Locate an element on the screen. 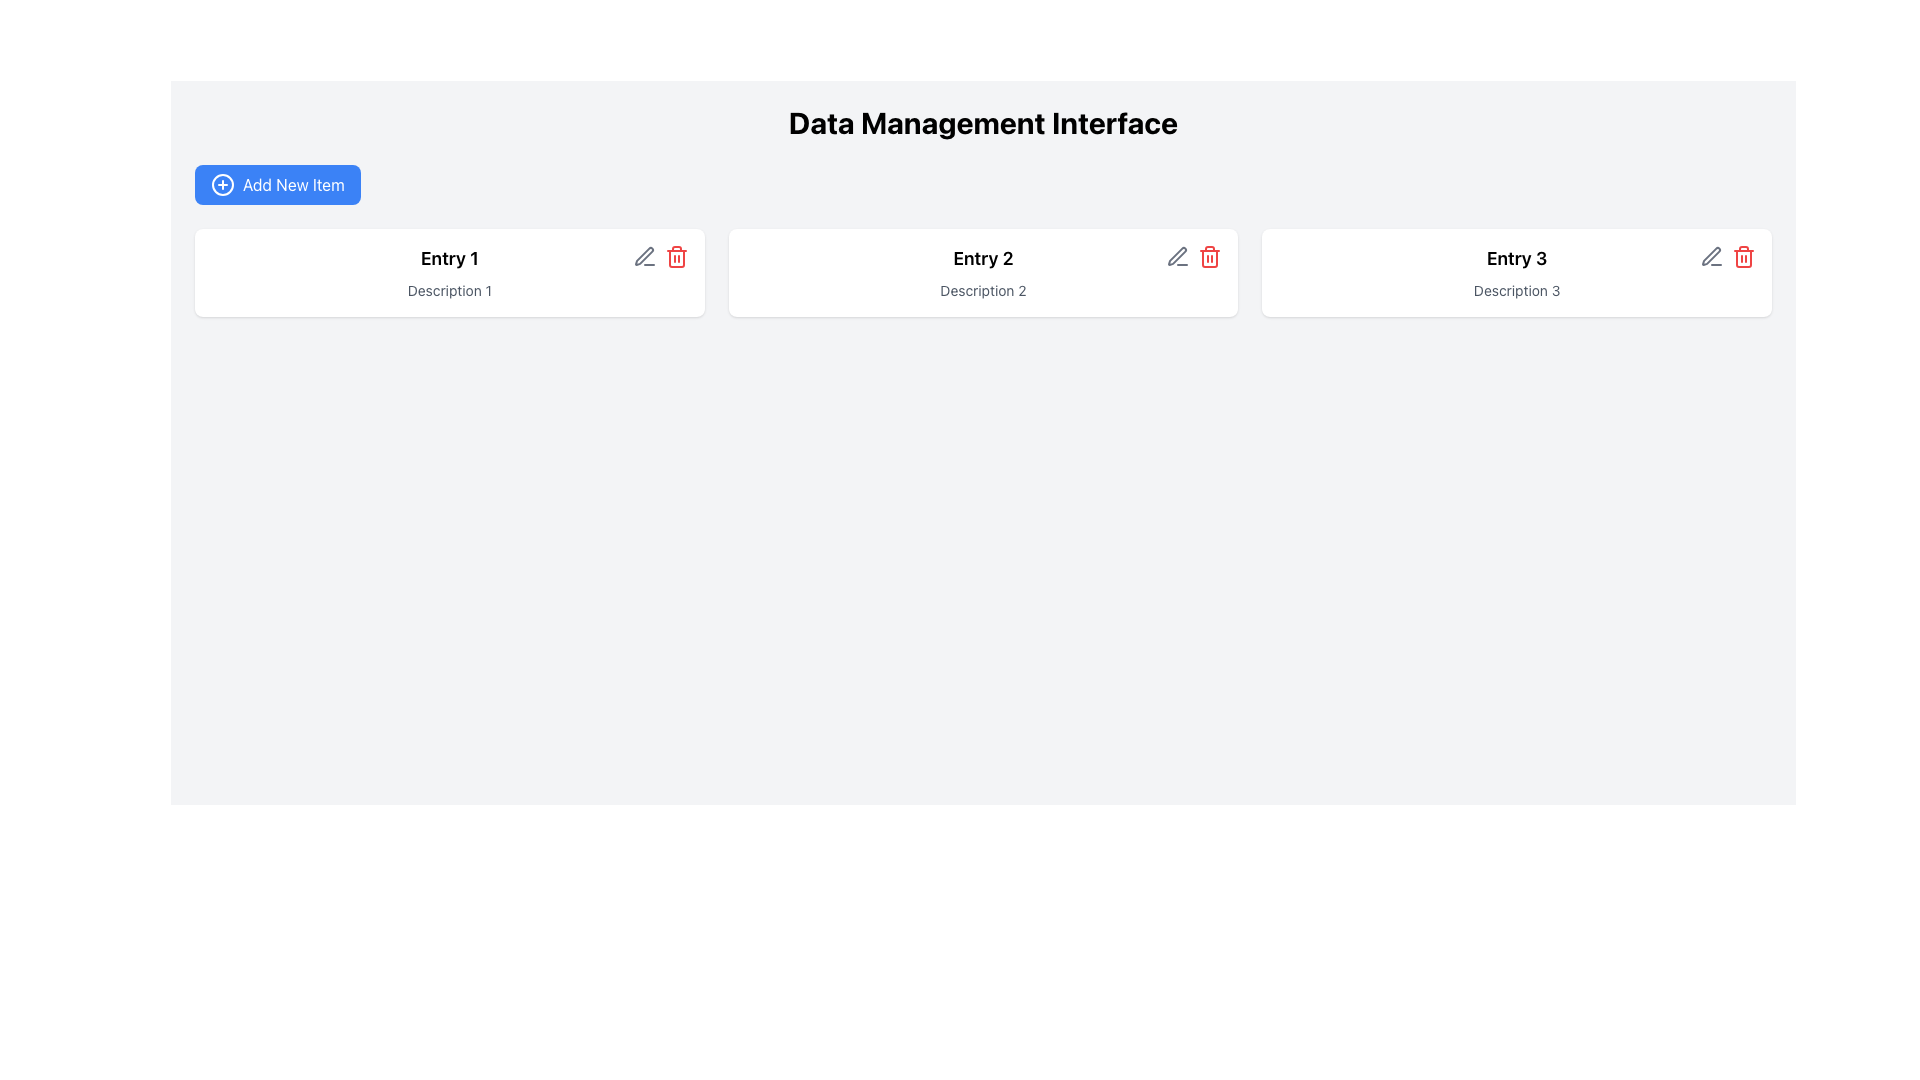  the stylized pen icon button is located at coordinates (1710, 255).